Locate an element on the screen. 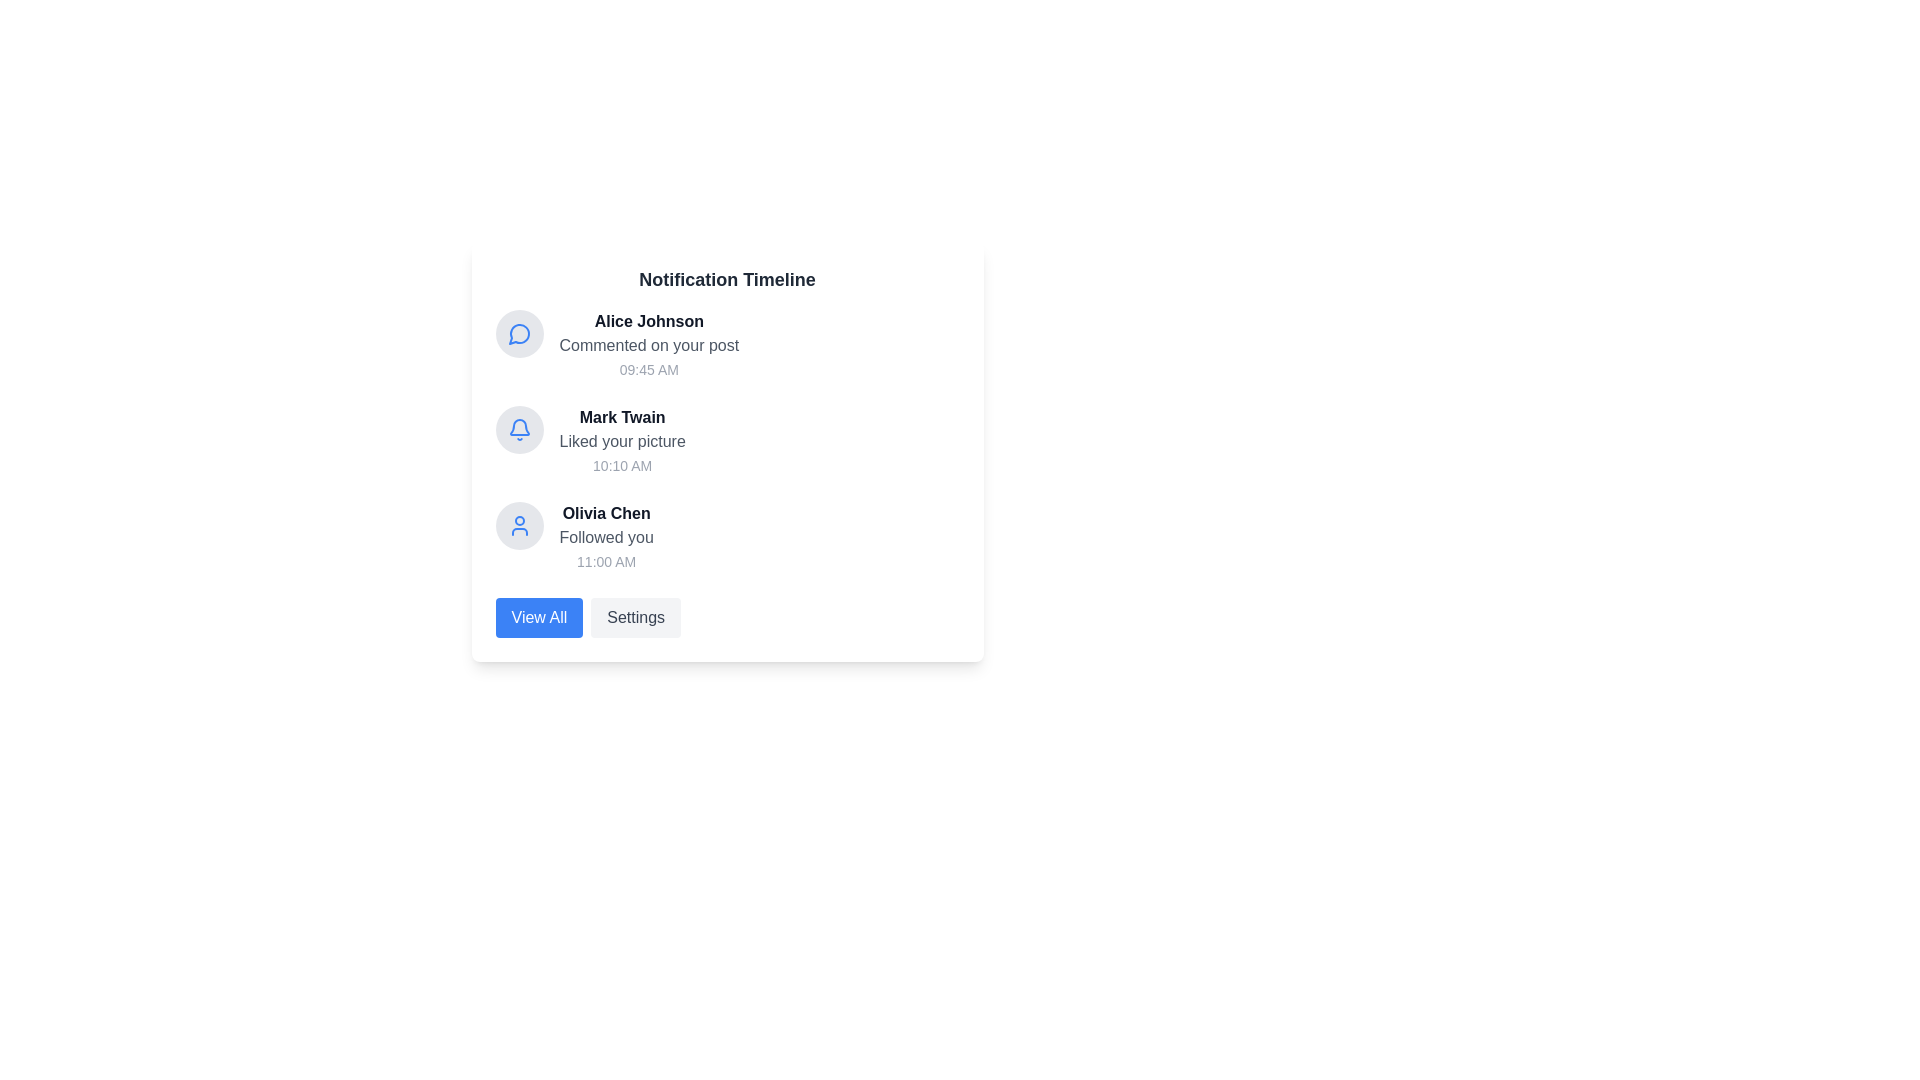  the middle notification entry that alerts the user that 'Mark Twain' liked their picture is located at coordinates (621, 441).